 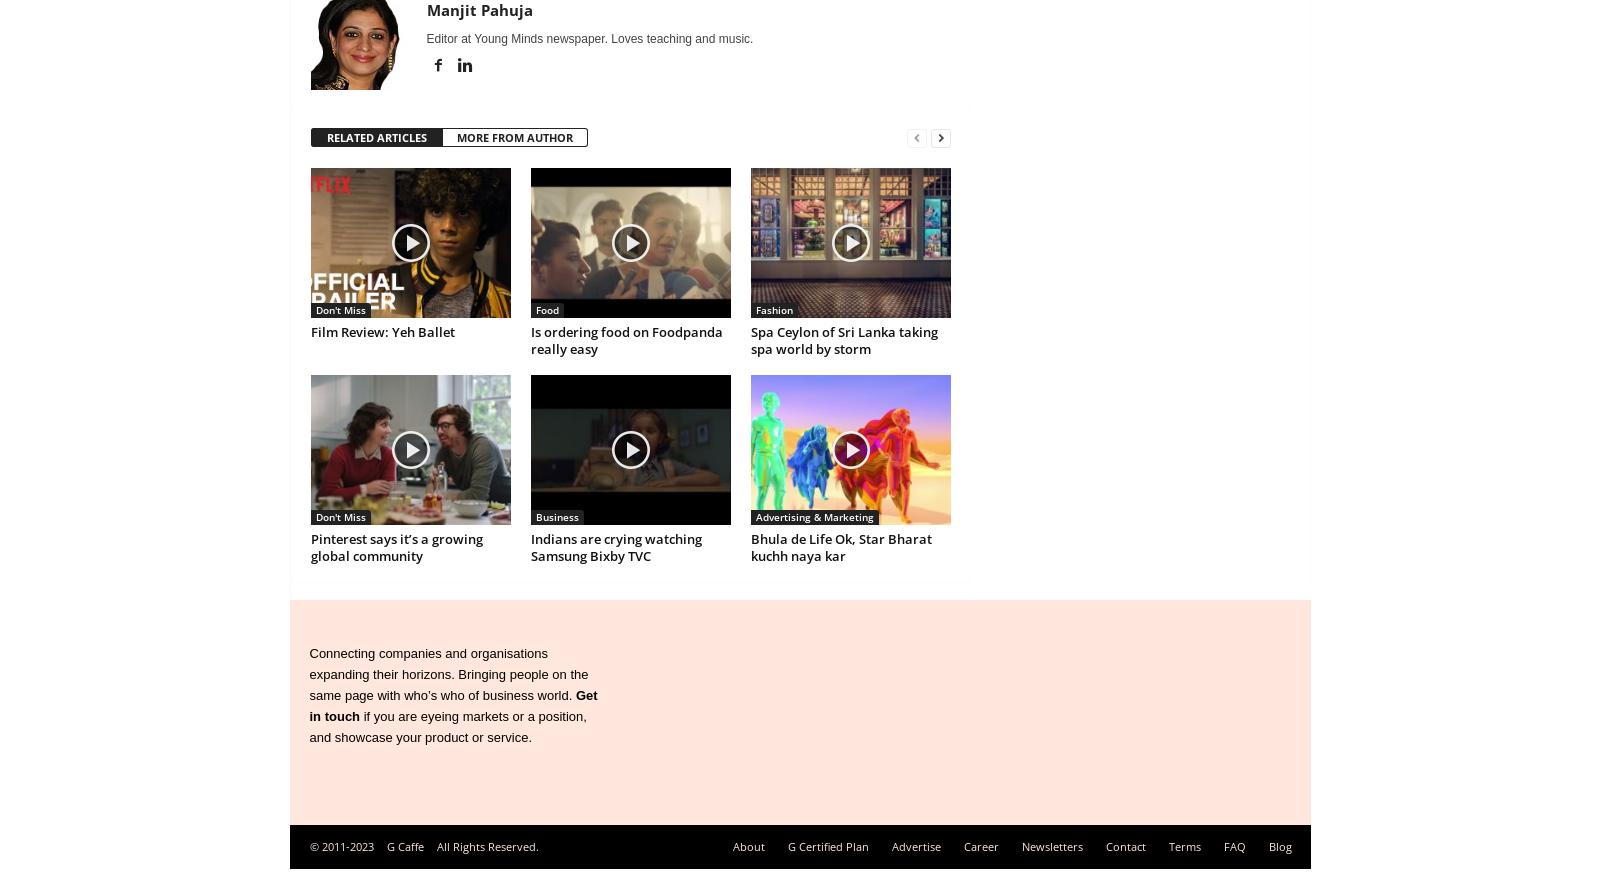 What do you see at coordinates (979, 845) in the screenshot?
I see `'Career'` at bounding box center [979, 845].